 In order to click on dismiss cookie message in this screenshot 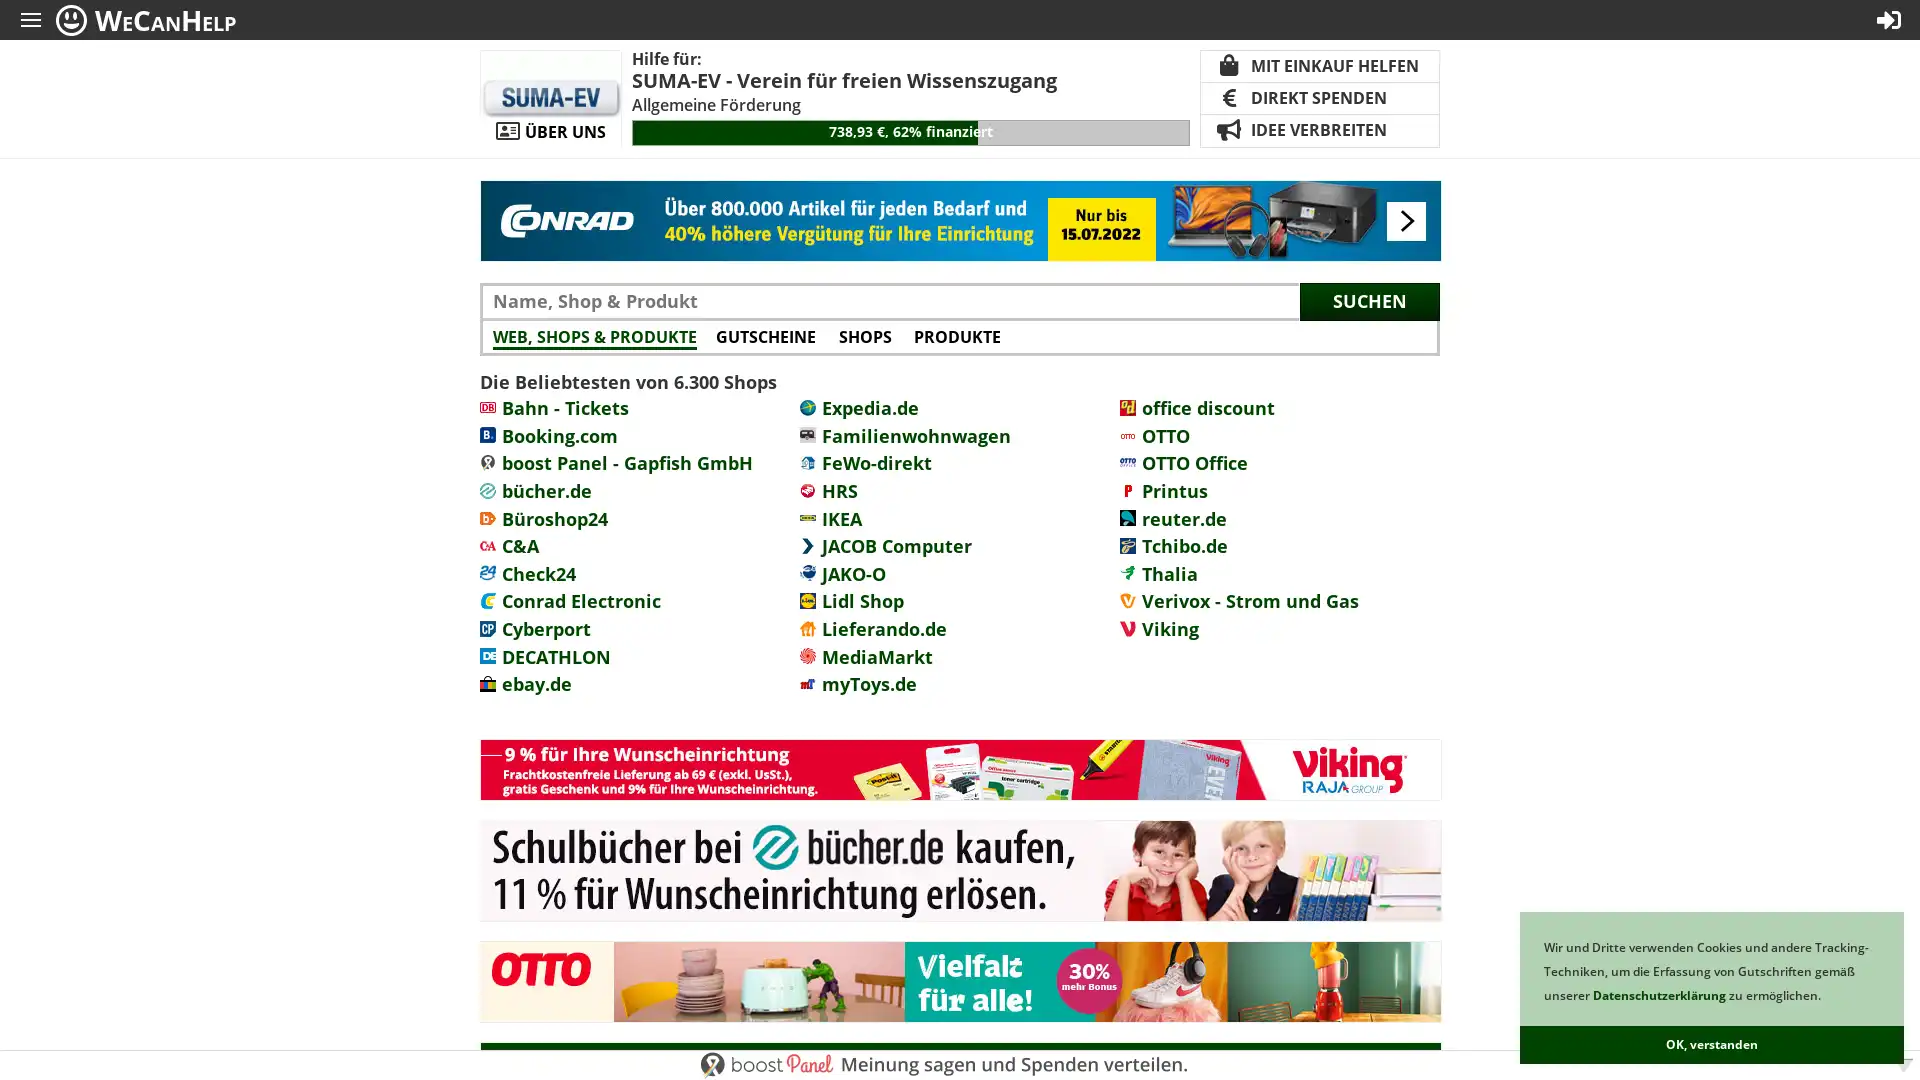, I will do `click(1711, 1044)`.